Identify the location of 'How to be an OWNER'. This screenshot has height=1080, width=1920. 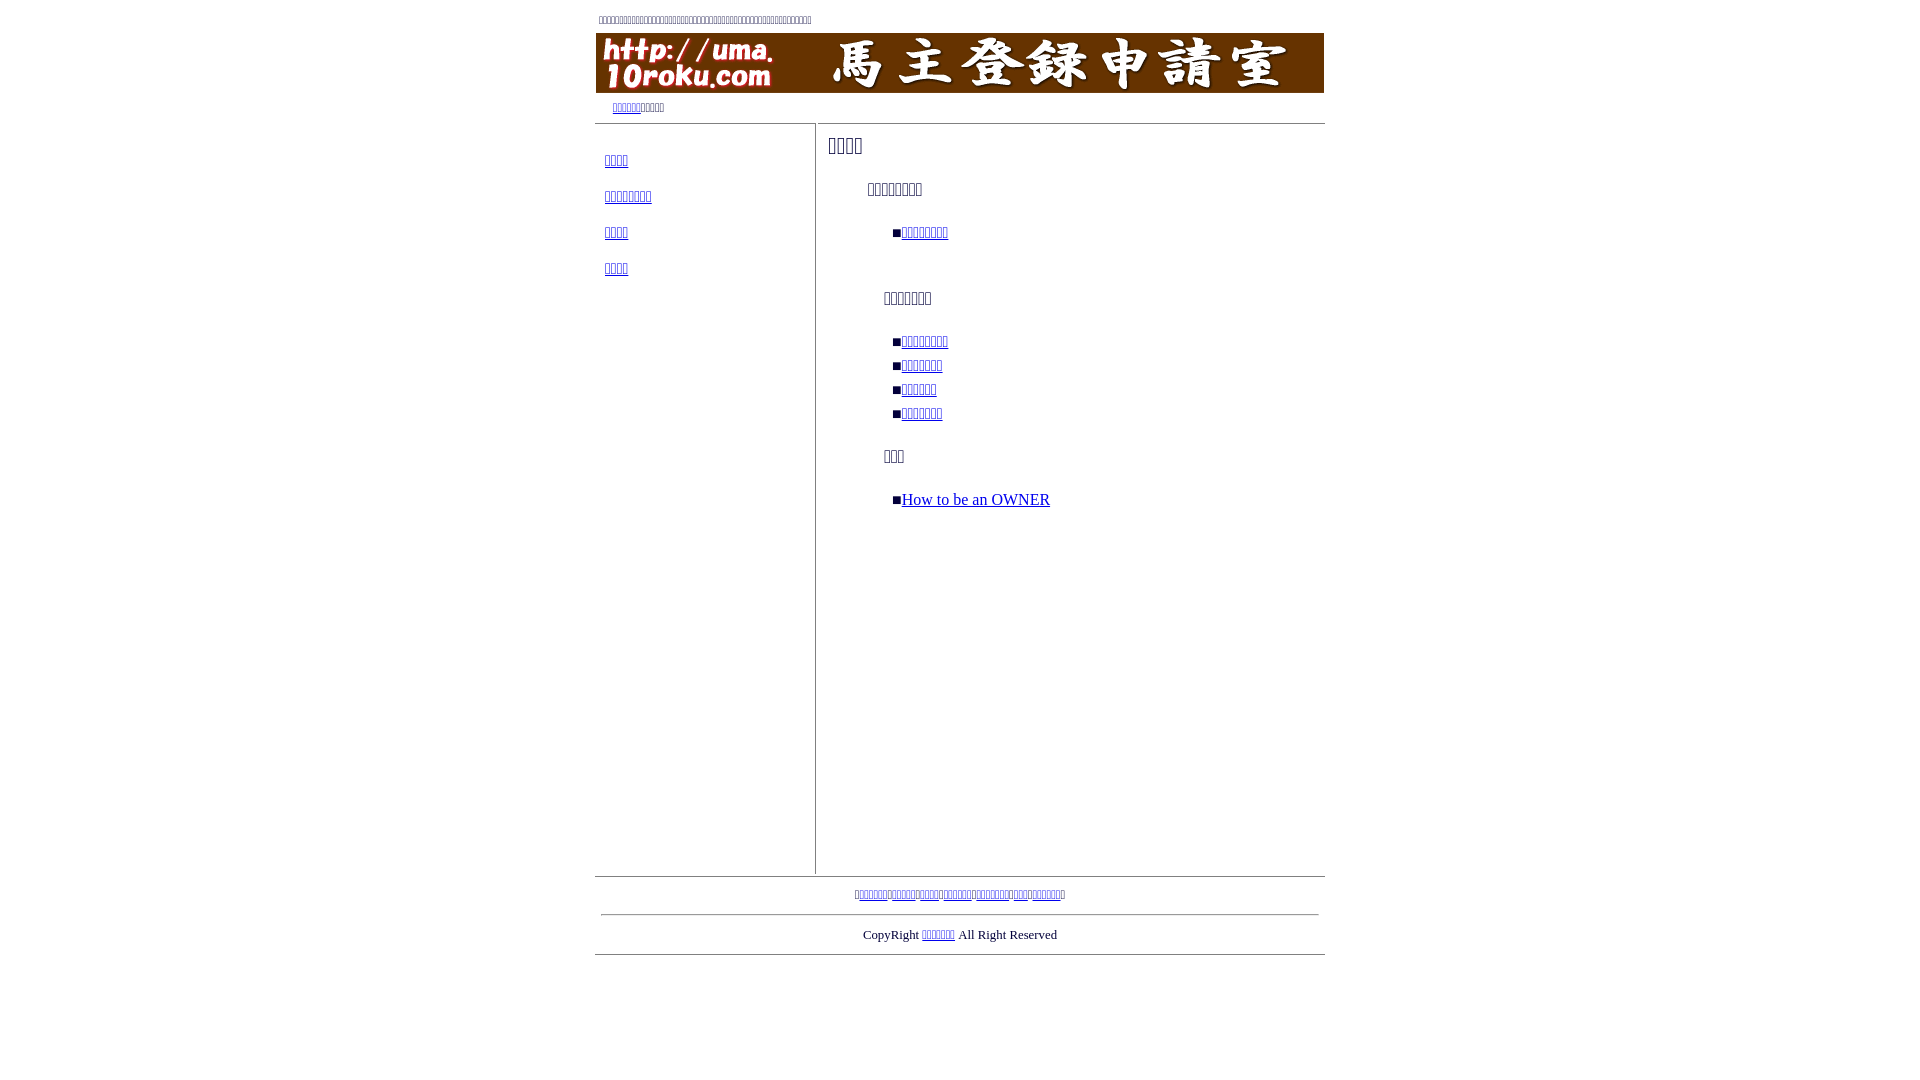
(901, 497).